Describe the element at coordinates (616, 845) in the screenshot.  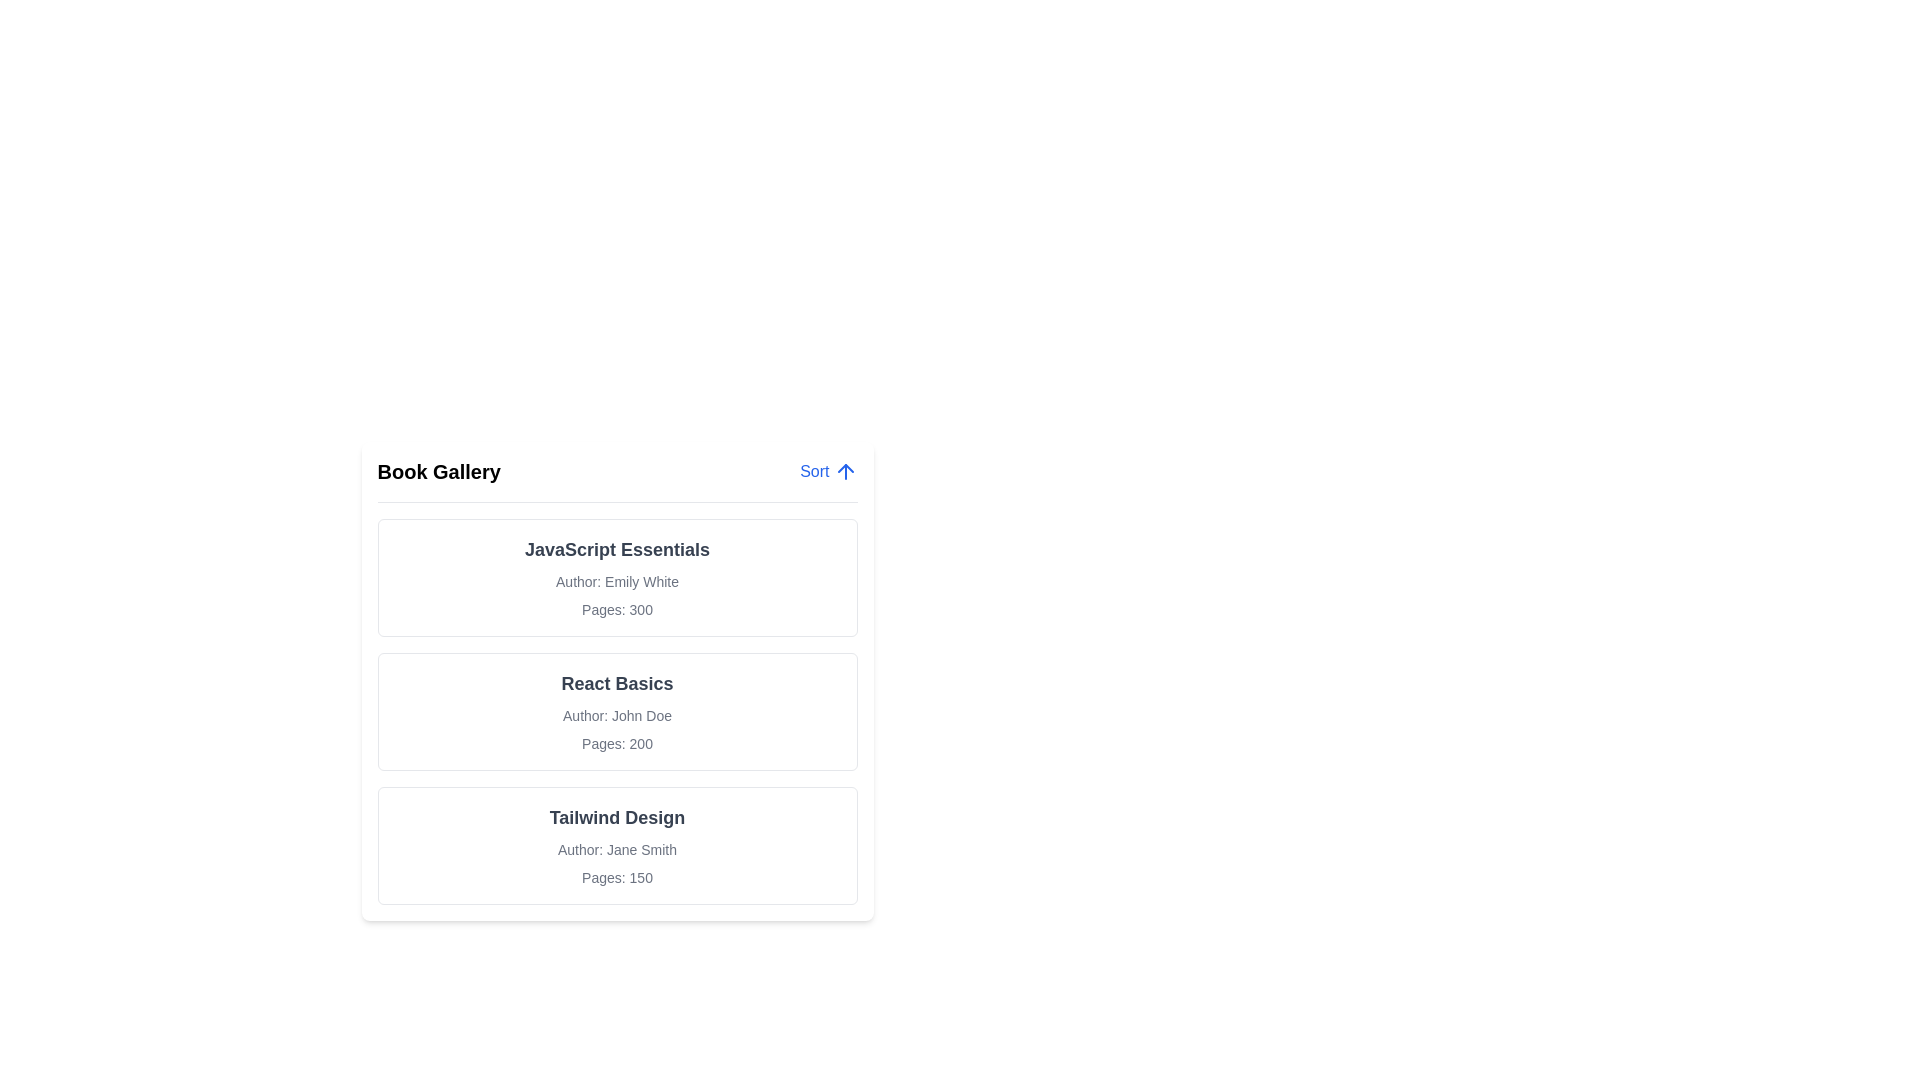
I see `on the Information Card displaying details about a specific book, positioned as the third card in the Book Gallery` at that location.